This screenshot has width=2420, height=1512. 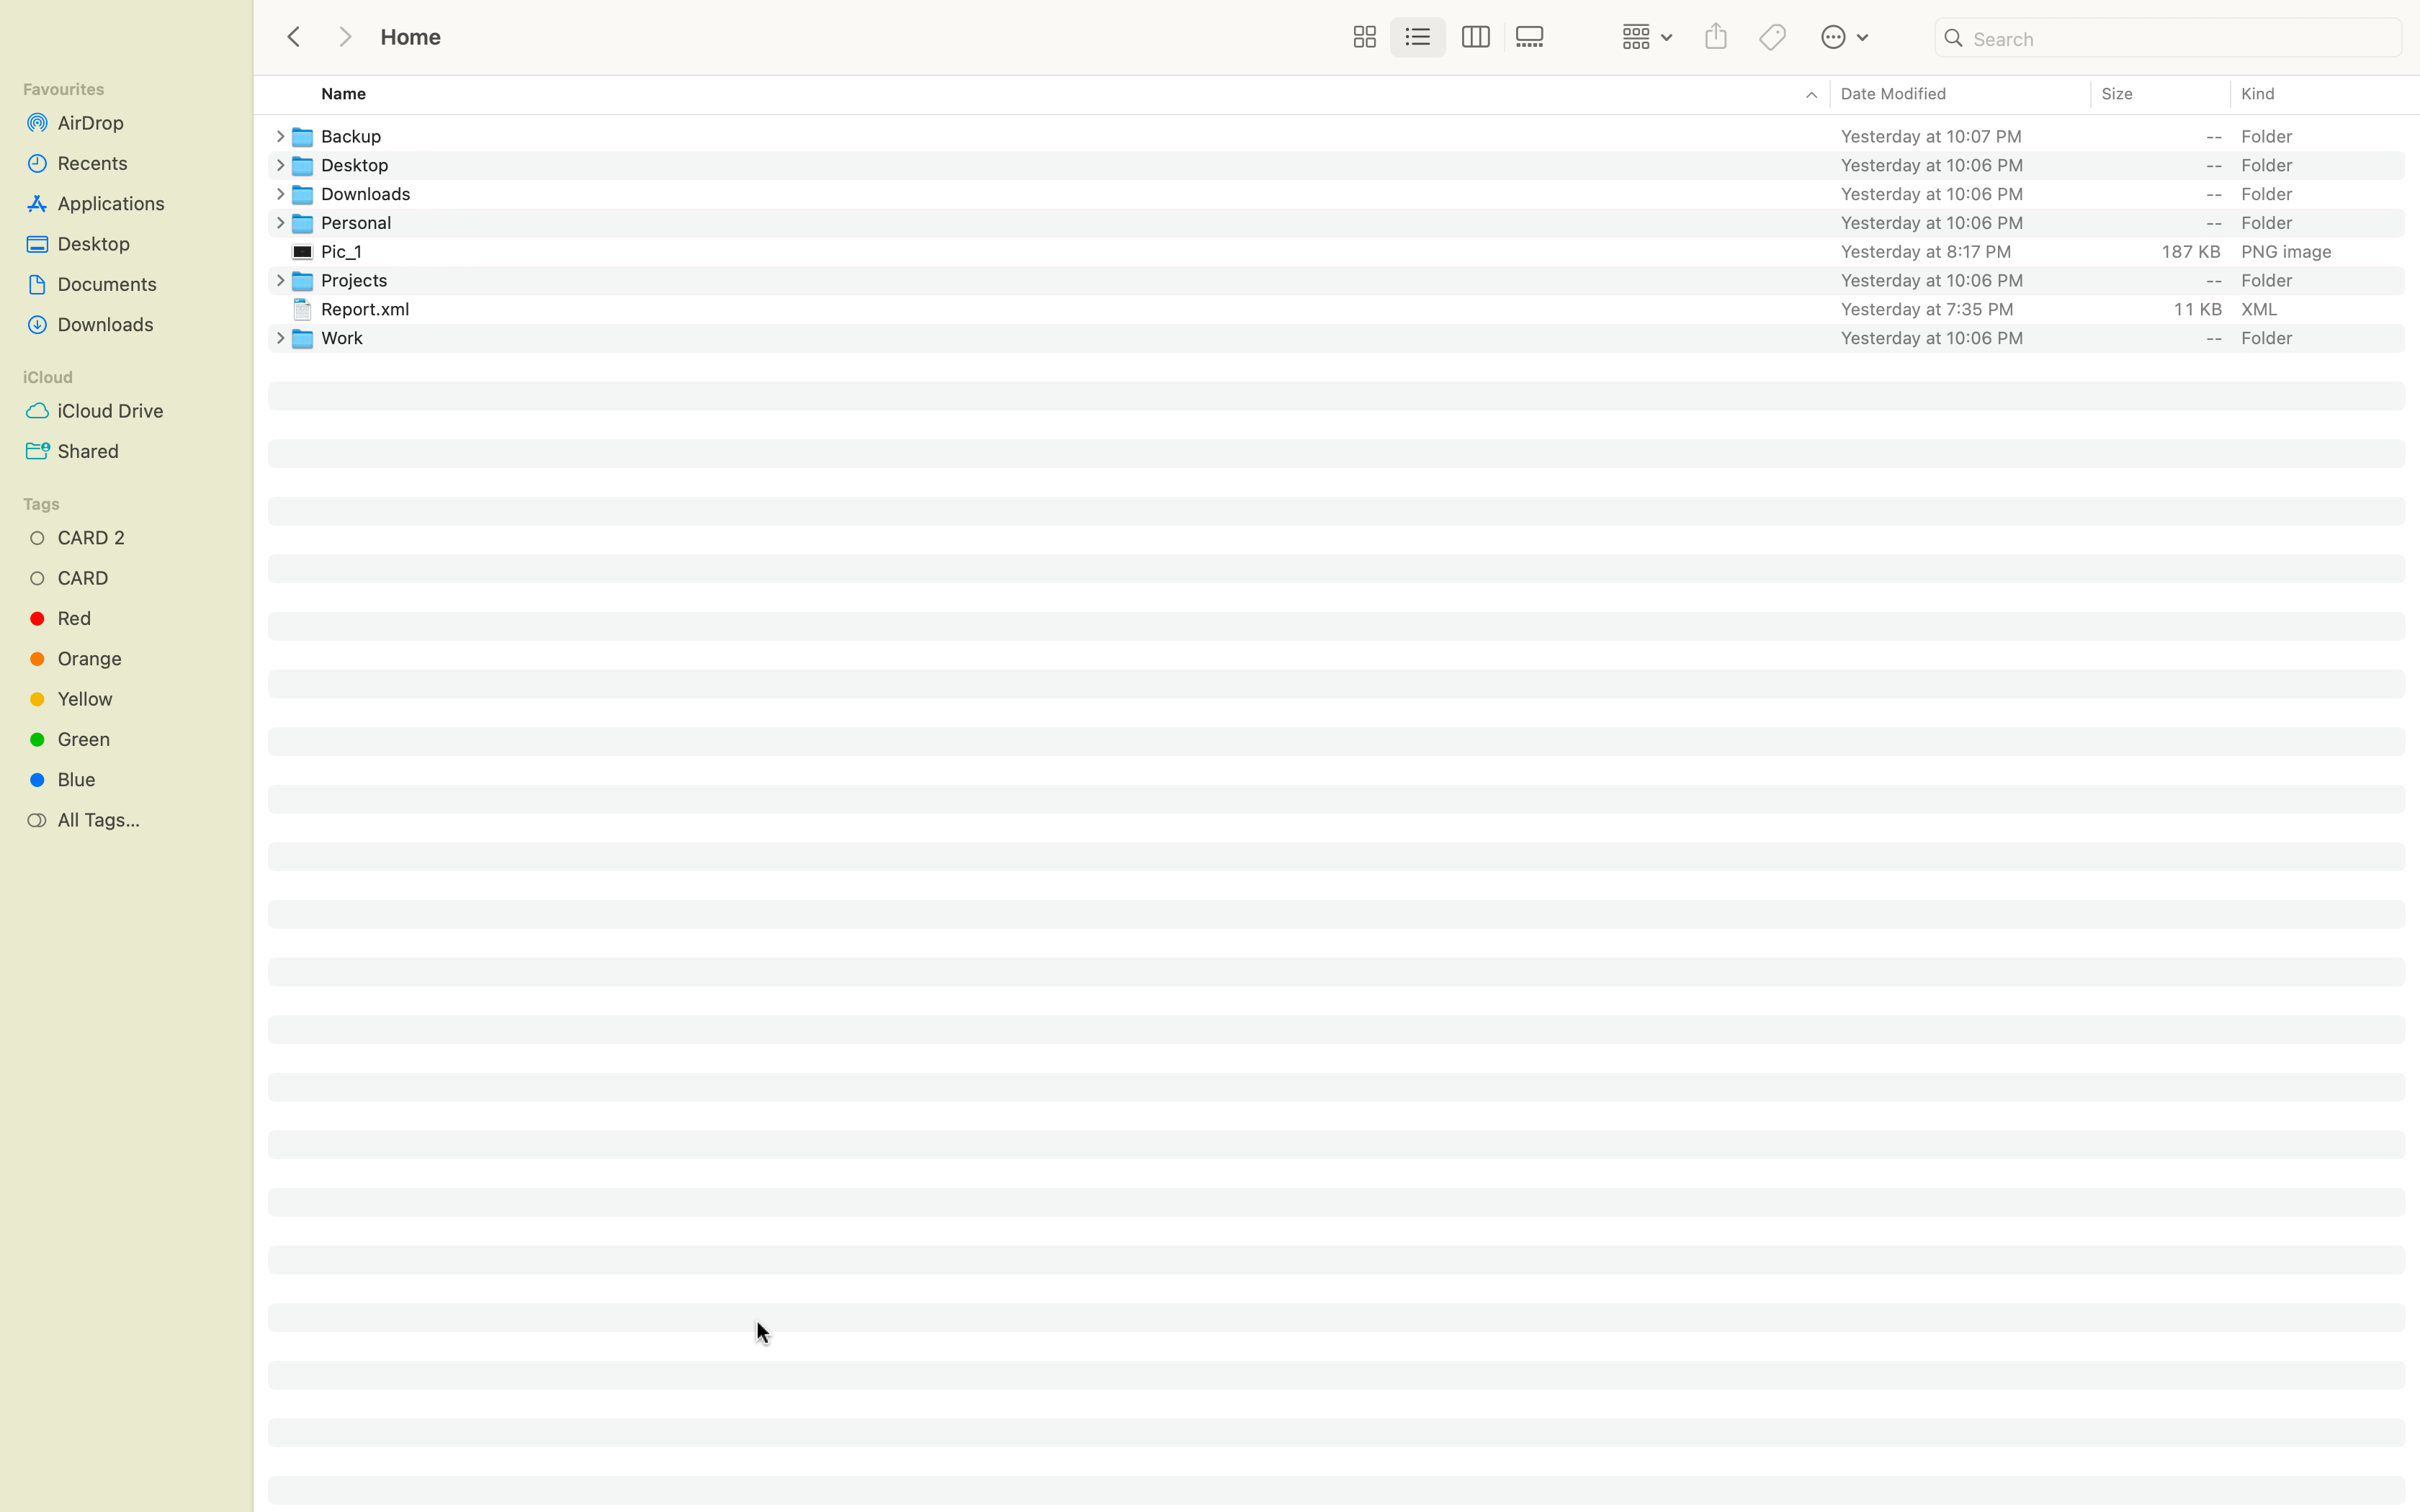 I want to click on Re-label the Desktop folder as "My Desktop, so click(x=1353, y=163).